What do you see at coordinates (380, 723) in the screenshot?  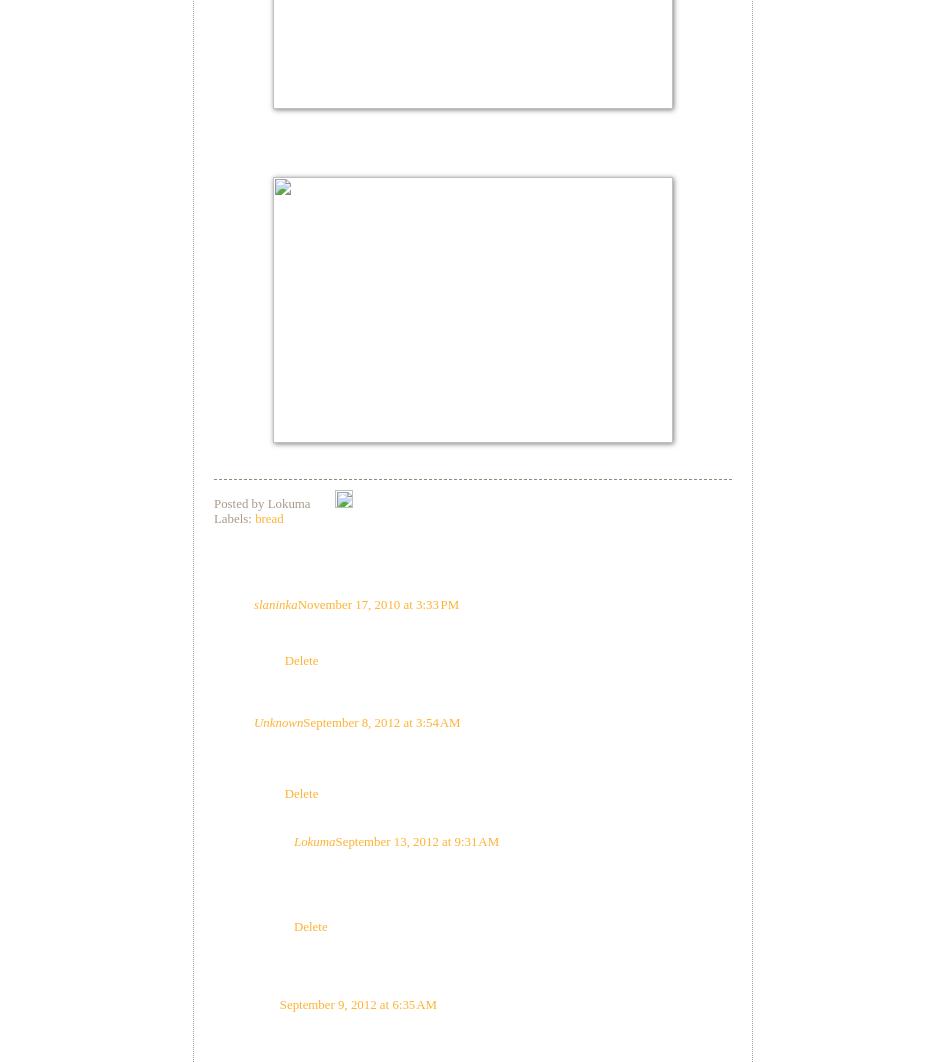 I see `'September 8, 2012 at 3:54 AM'` at bounding box center [380, 723].